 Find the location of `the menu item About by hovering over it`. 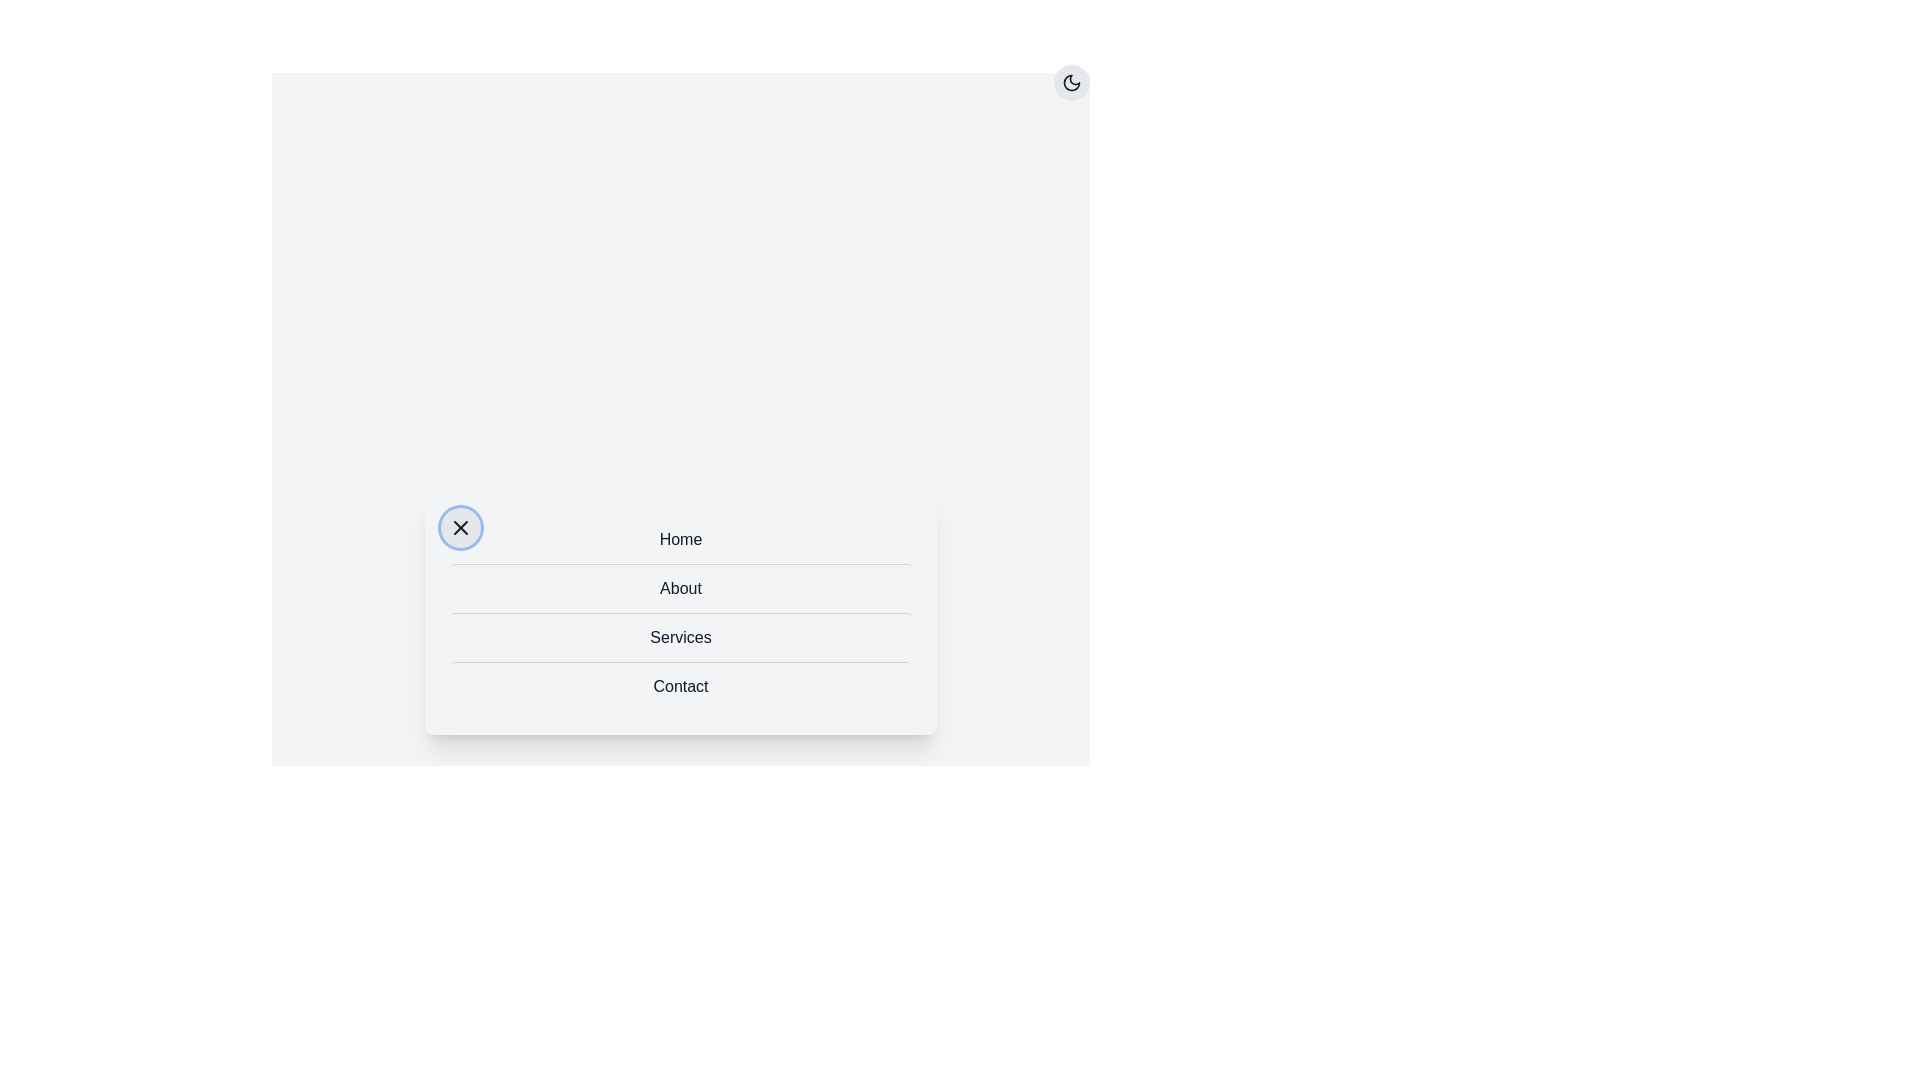

the menu item About by hovering over it is located at coordinates (681, 586).